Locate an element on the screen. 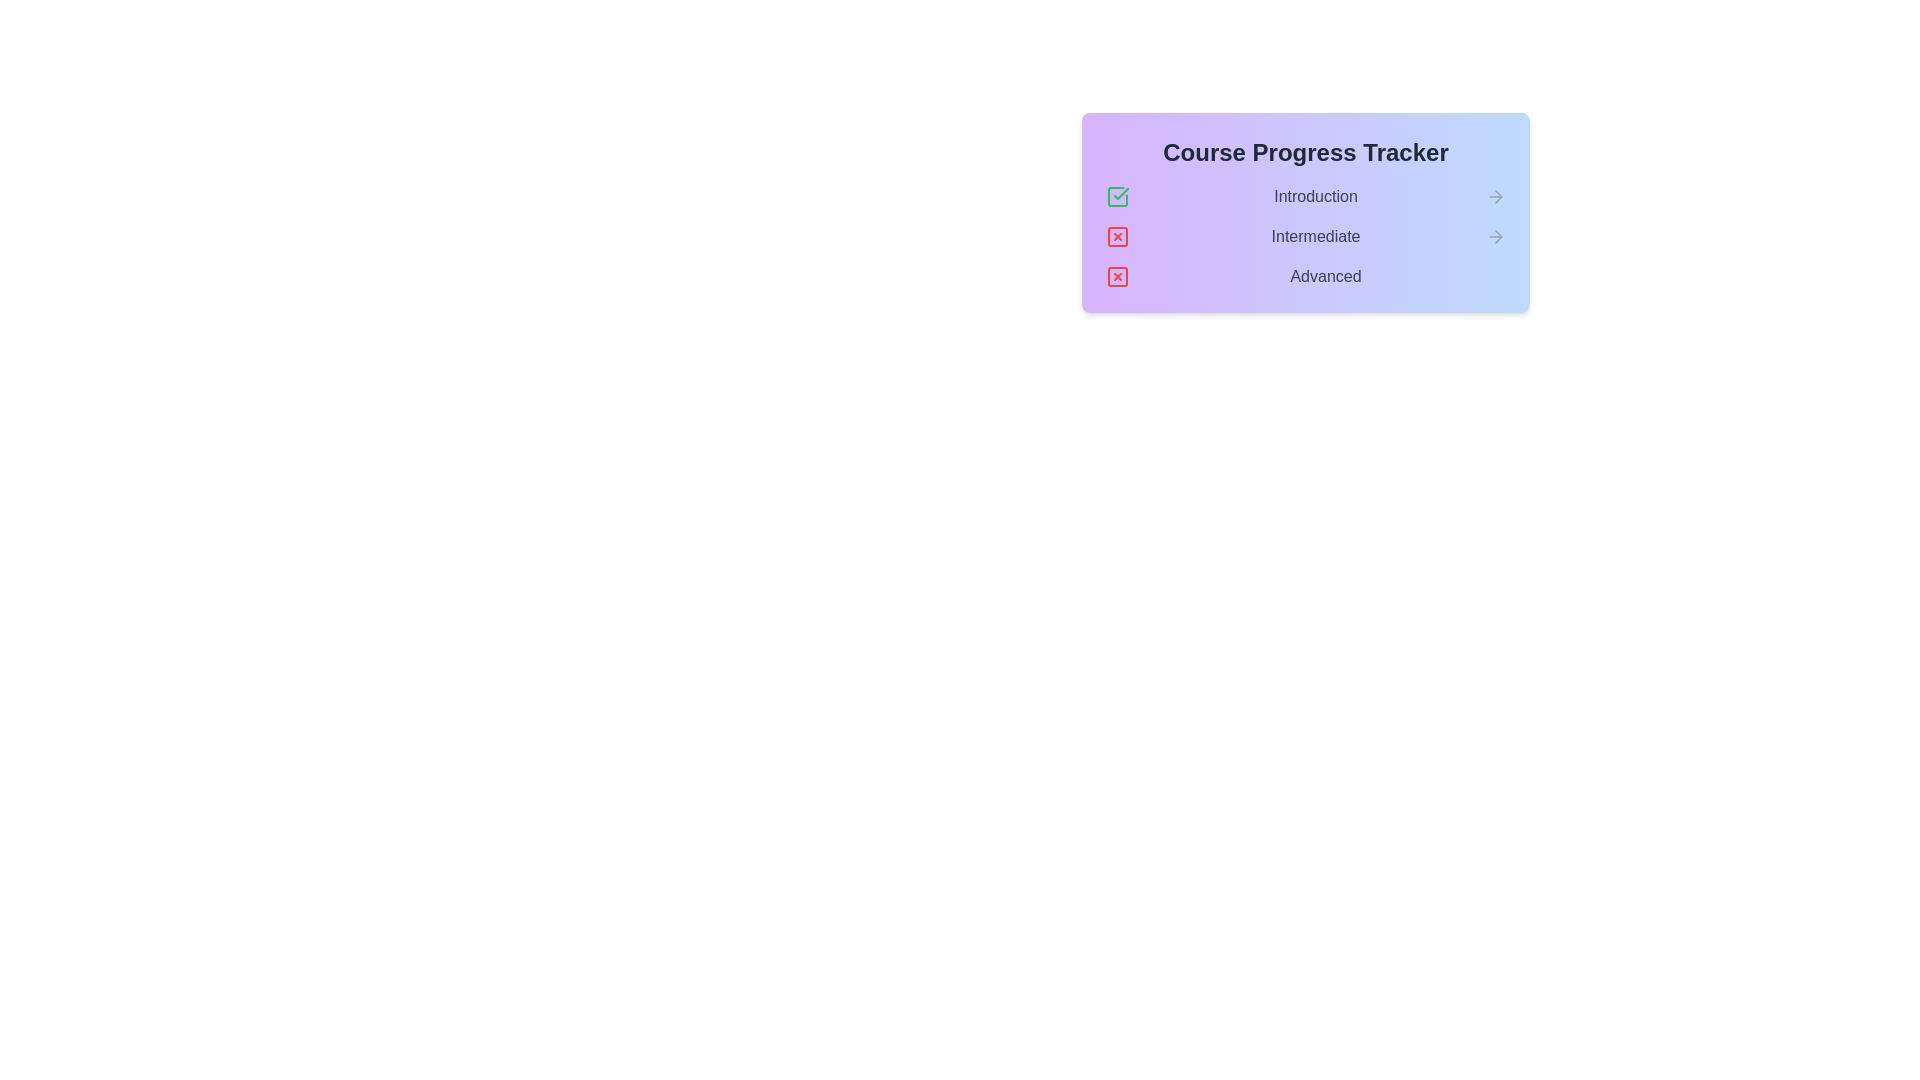  the cross icon next to the stage Intermediate is located at coordinates (1117, 235).